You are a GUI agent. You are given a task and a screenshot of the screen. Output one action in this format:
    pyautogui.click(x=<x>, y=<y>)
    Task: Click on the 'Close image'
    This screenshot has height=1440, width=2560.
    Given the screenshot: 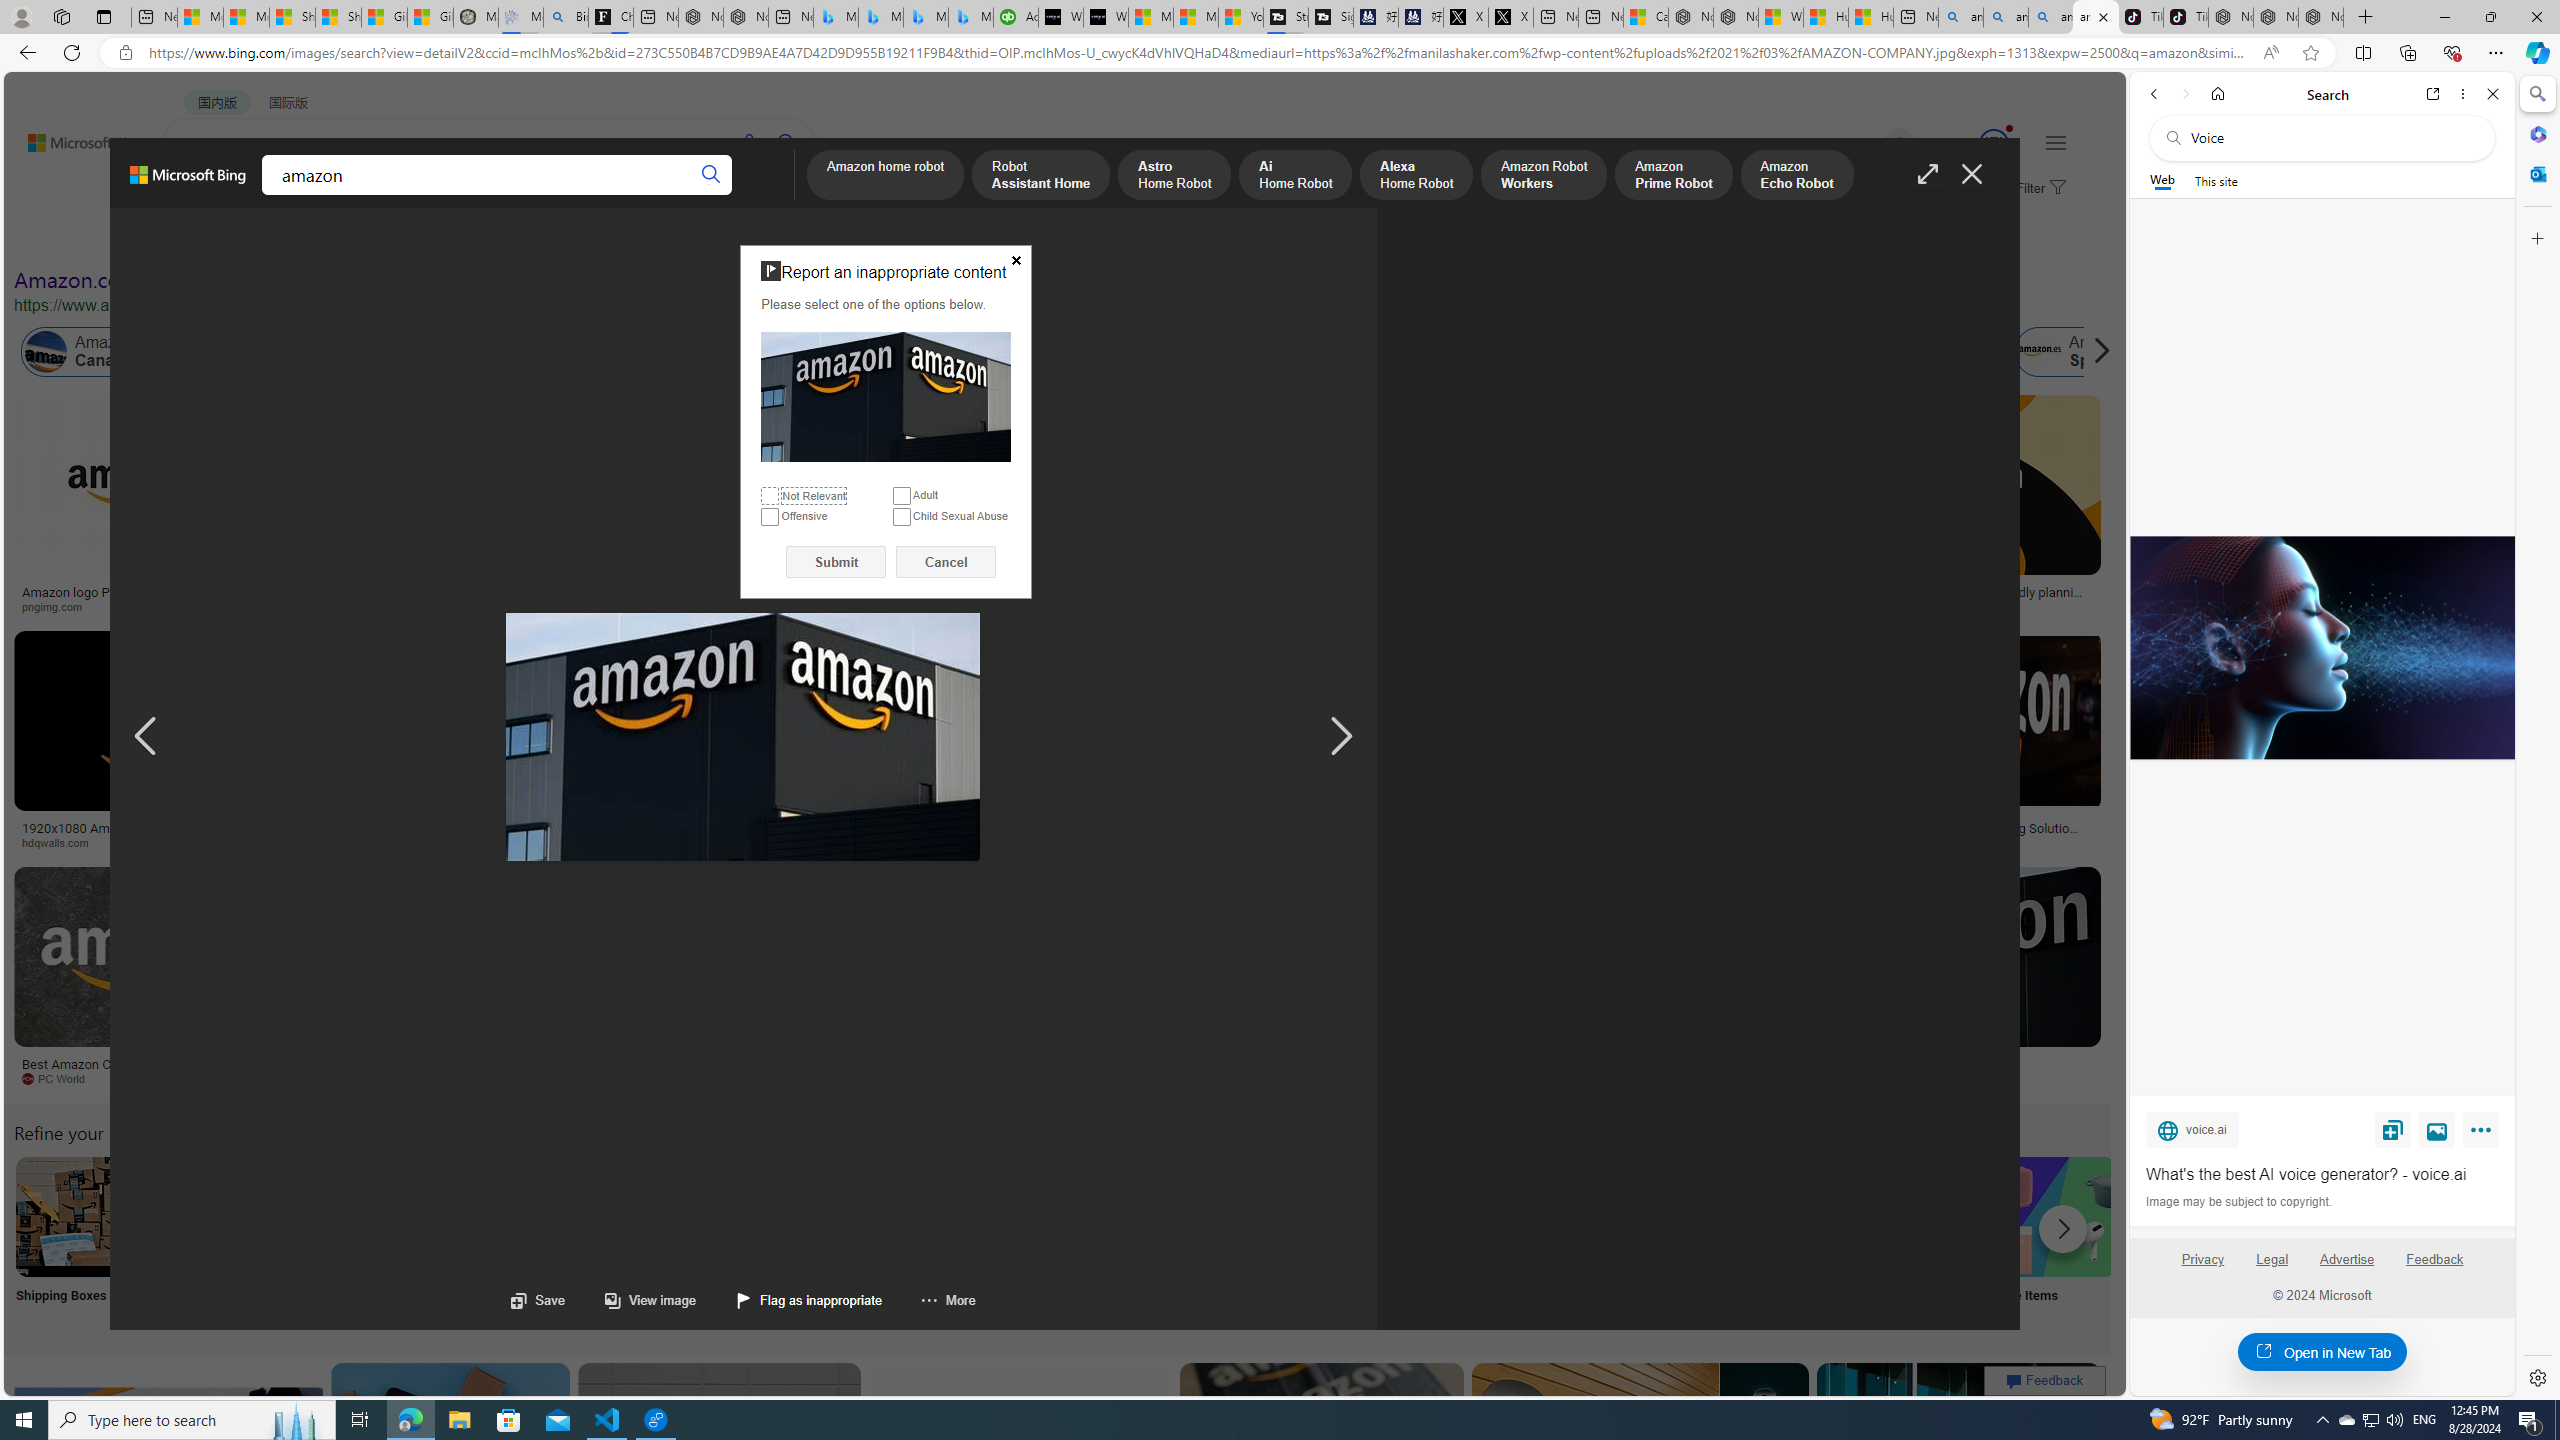 What is the action you would take?
    pyautogui.click(x=1972, y=173)
    